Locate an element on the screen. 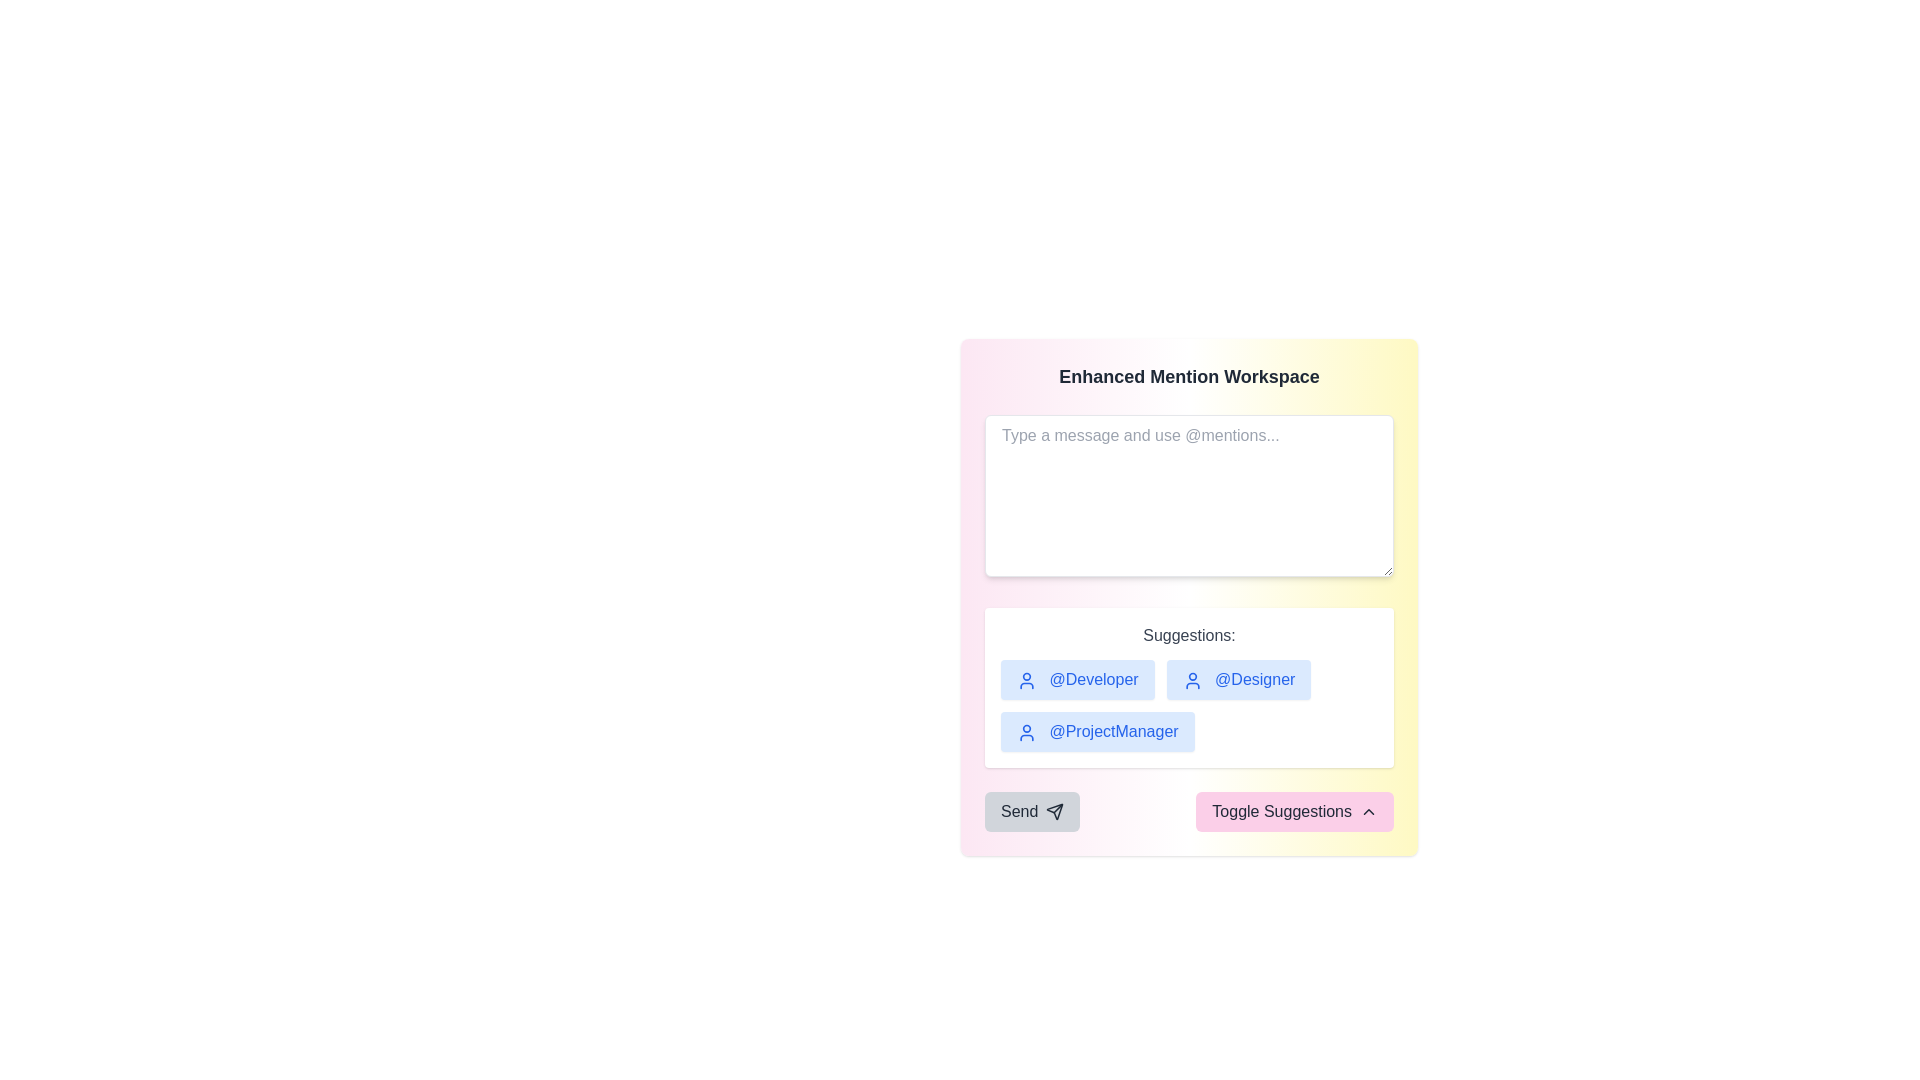  the Text Label displaying 'Suggestions:' which is styled in gray font and positioned above user suggestions is located at coordinates (1189, 636).